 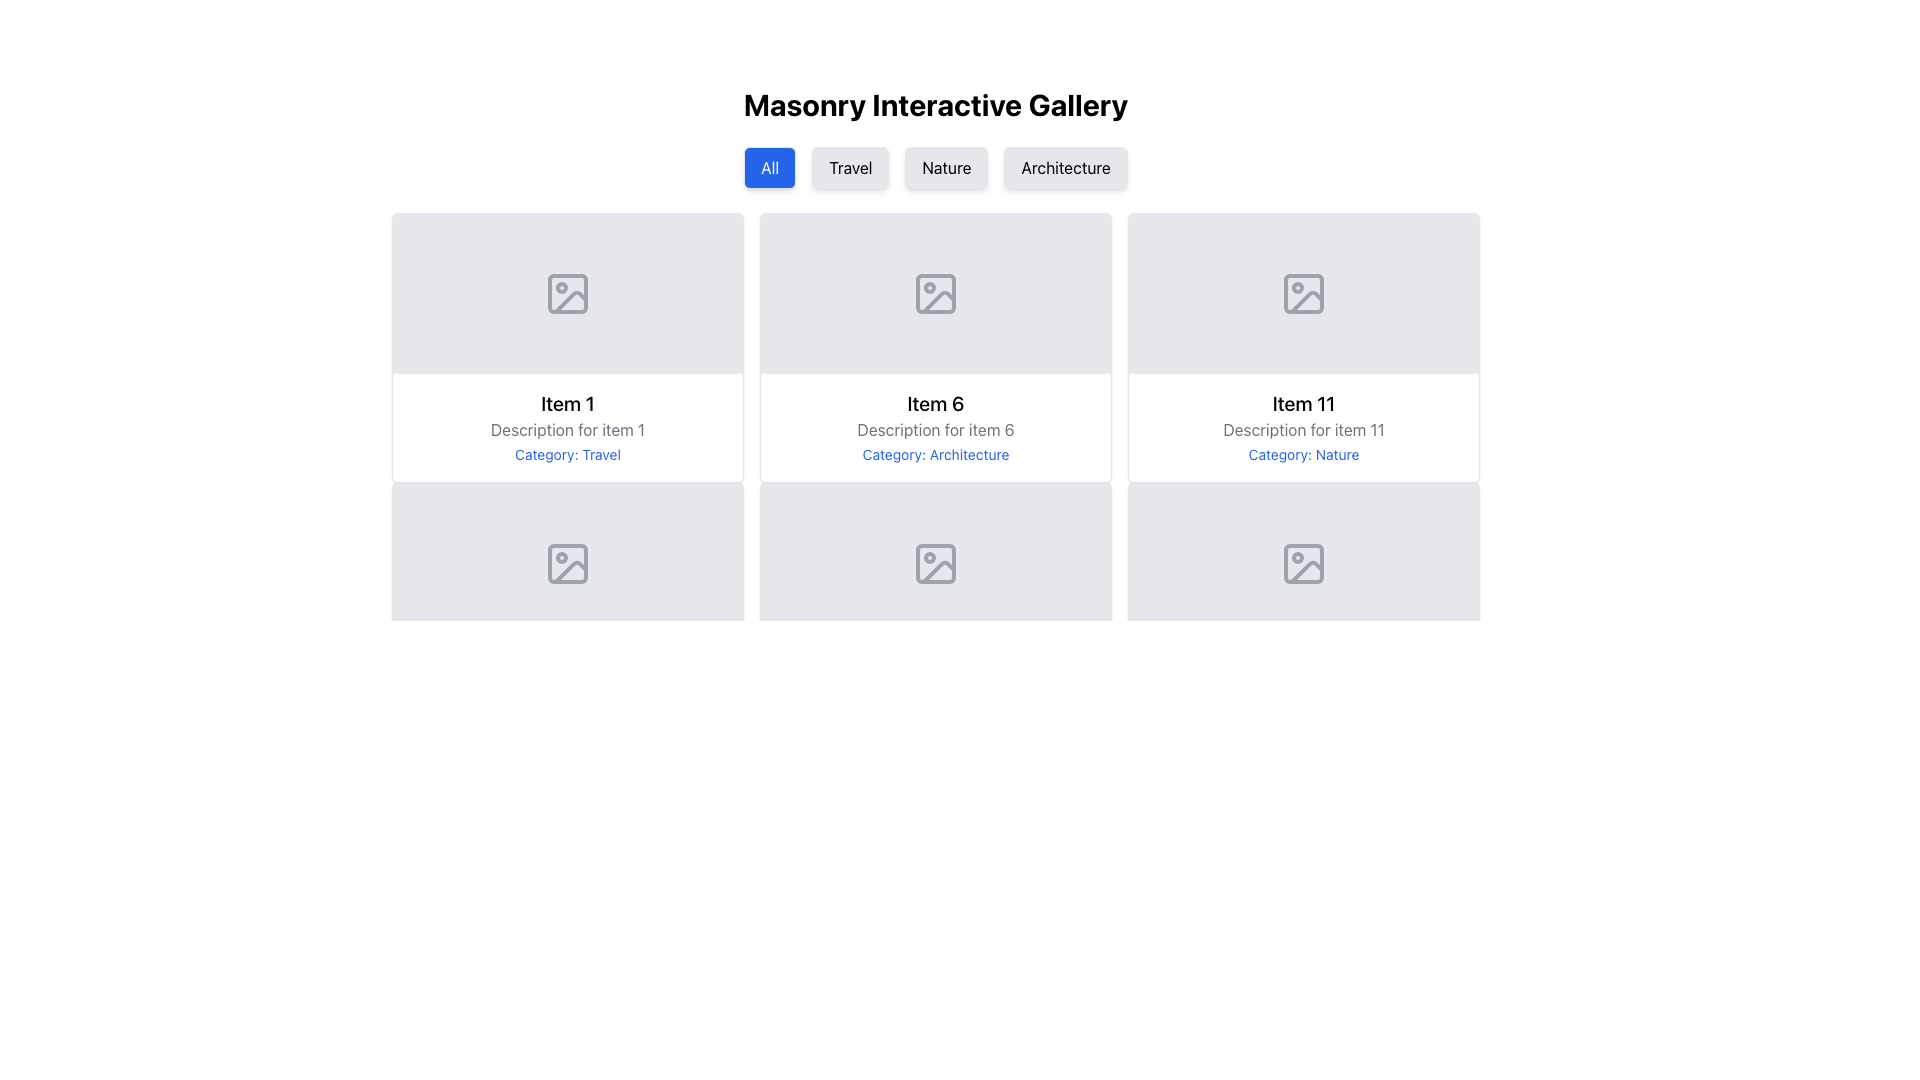 What do you see at coordinates (935, 428) in the screenshot?
I see `the textual element displaying 'Description for item 6' that is located in the center portion of the interface, beneath the title text 'Item 6' and above the category link 'Category: Architecture'` at bounding box center [935, 428].